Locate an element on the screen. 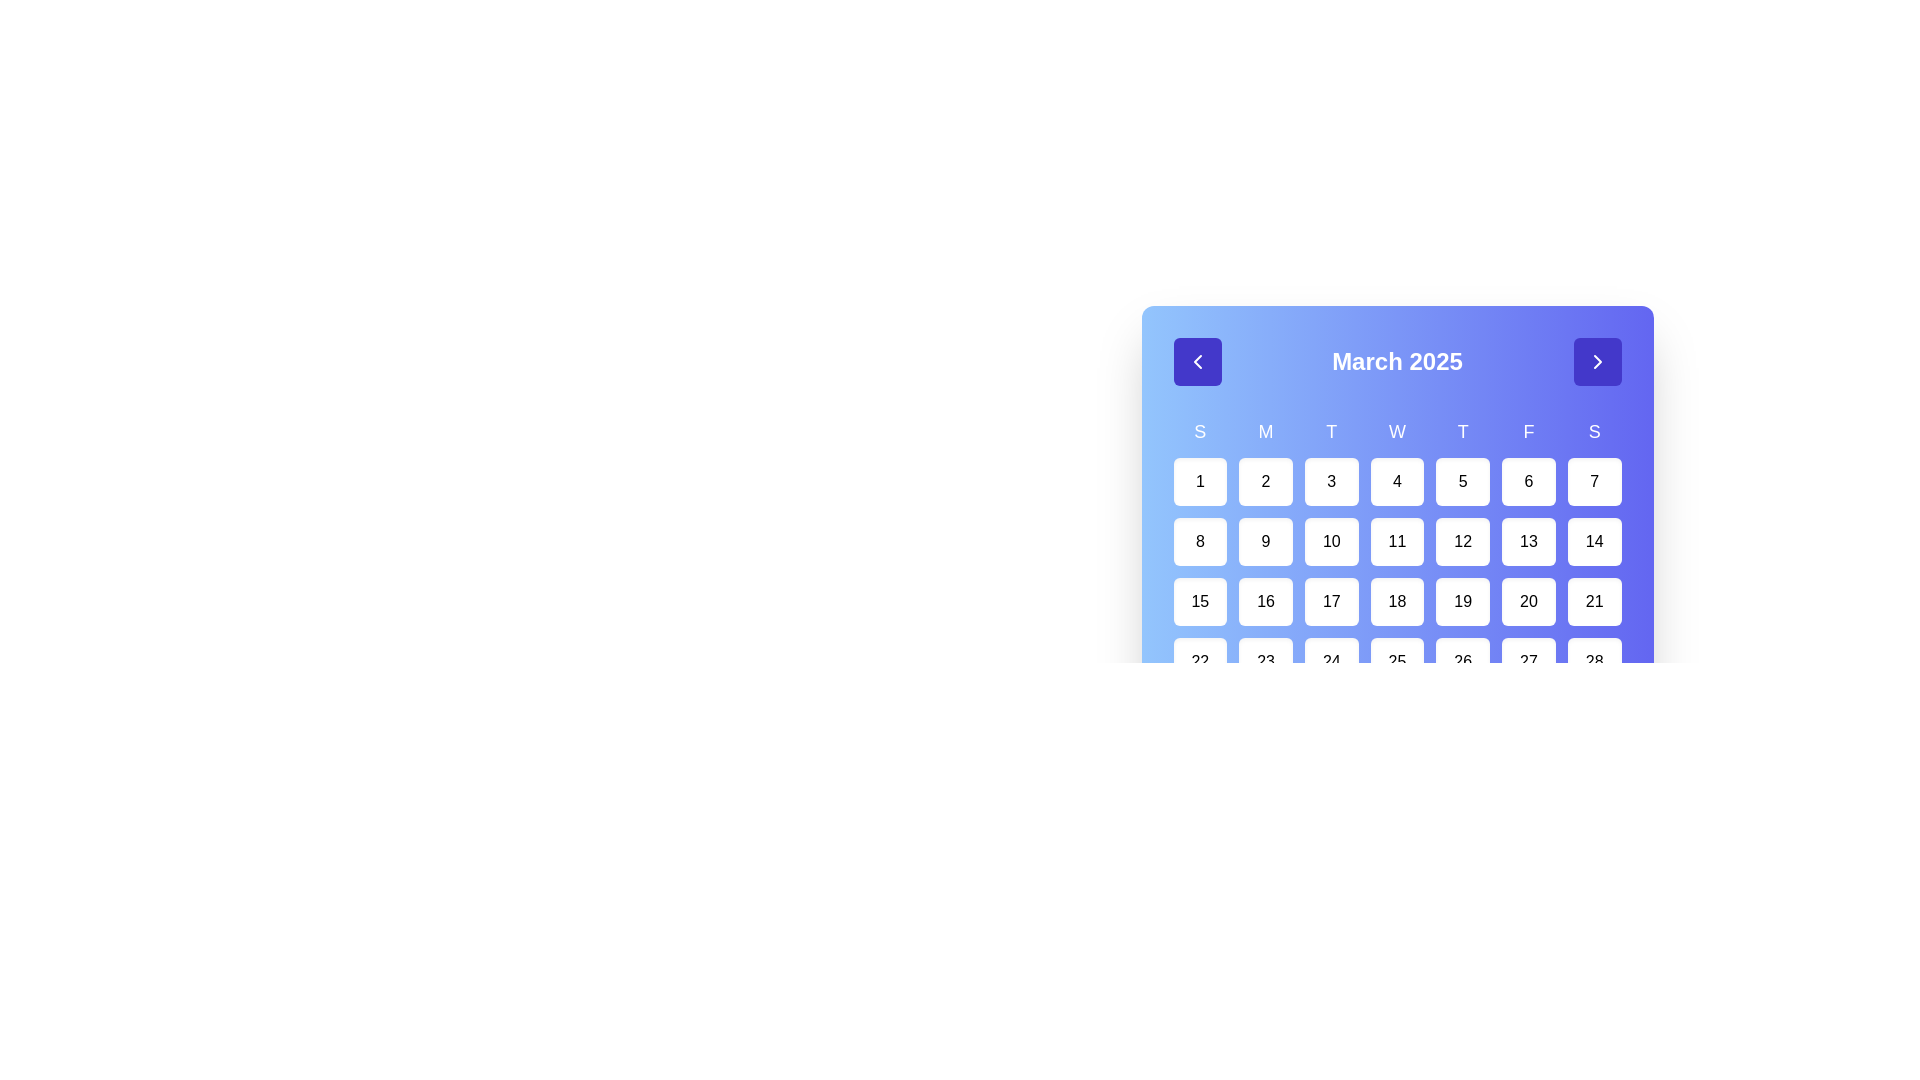 The width and height of the screenshot is (1920, 1080). text displayed in the header of the calendar interface that indicates the currently displayed month and year is located at coordinates (1396, 362).